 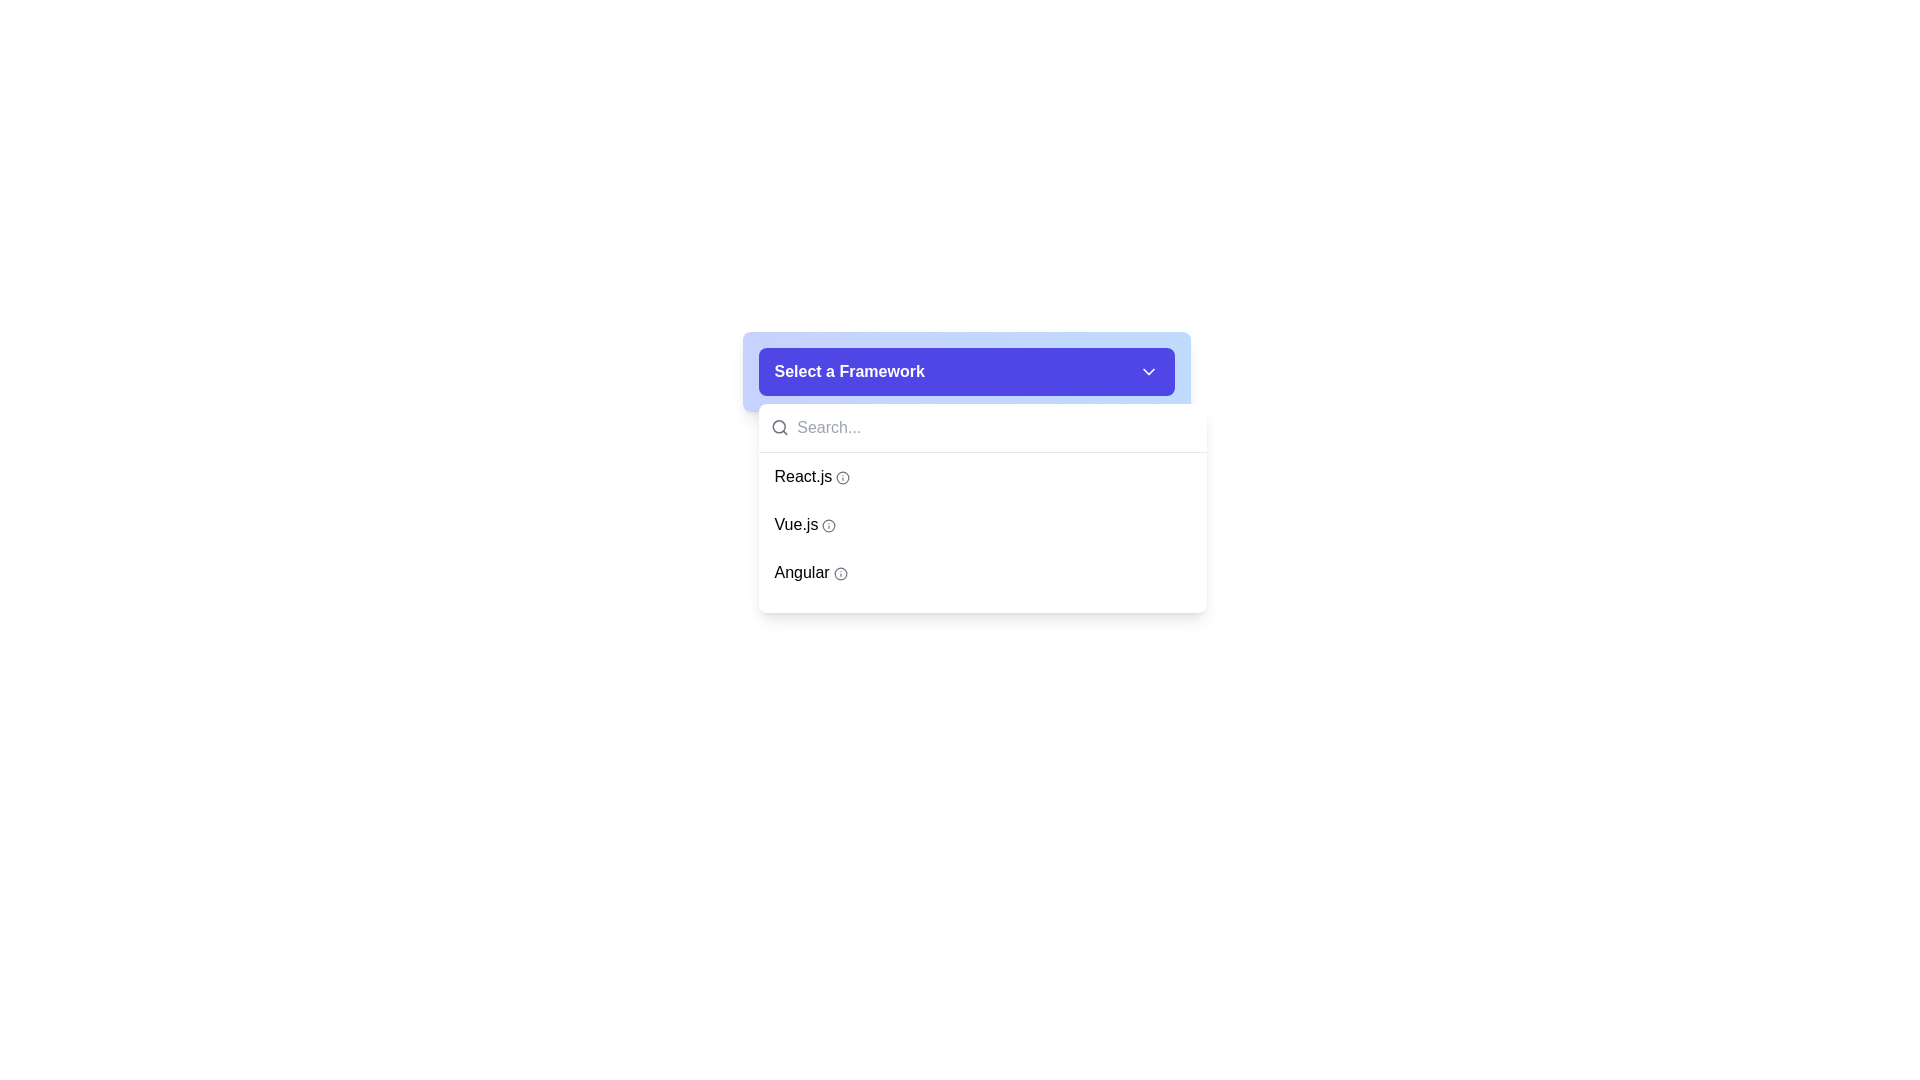 I want to click on the first item, so click(x=982, y=477).